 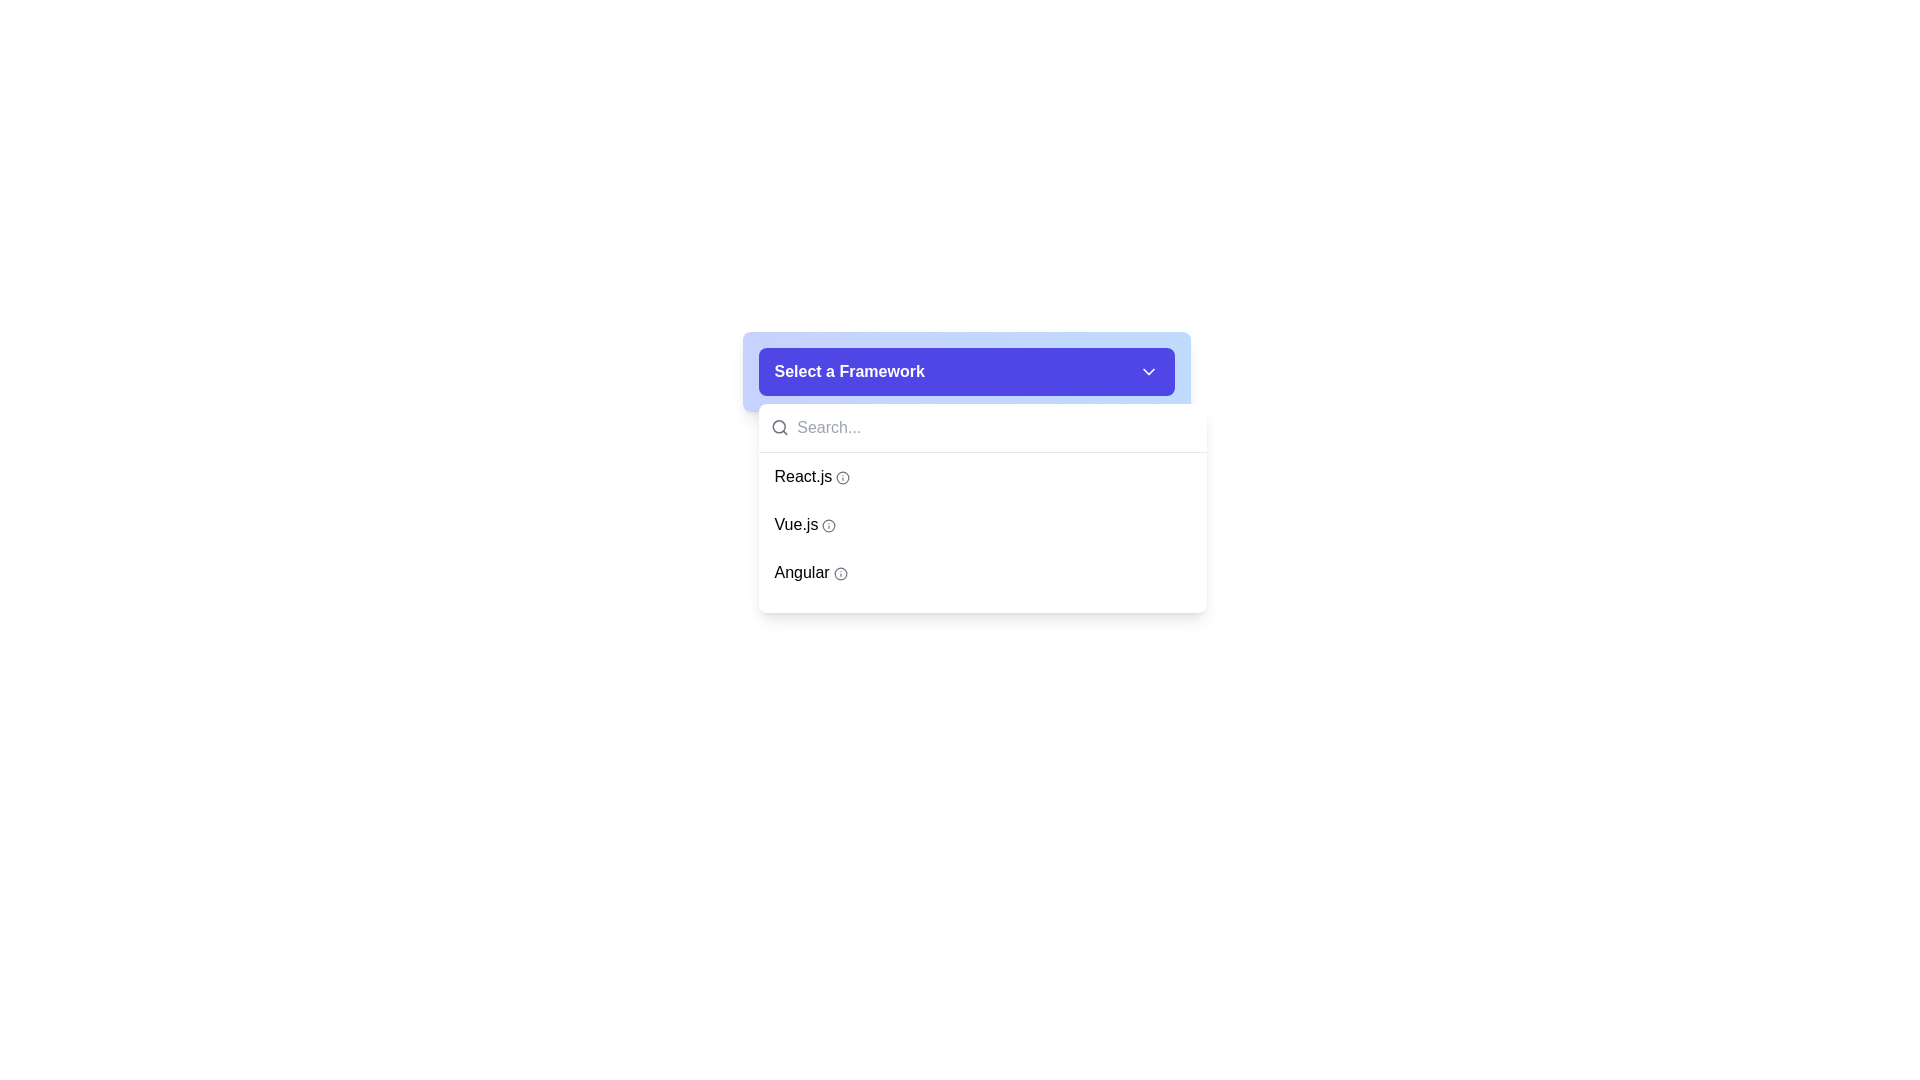 I want to click on the first item, so click(x=982, y=477).